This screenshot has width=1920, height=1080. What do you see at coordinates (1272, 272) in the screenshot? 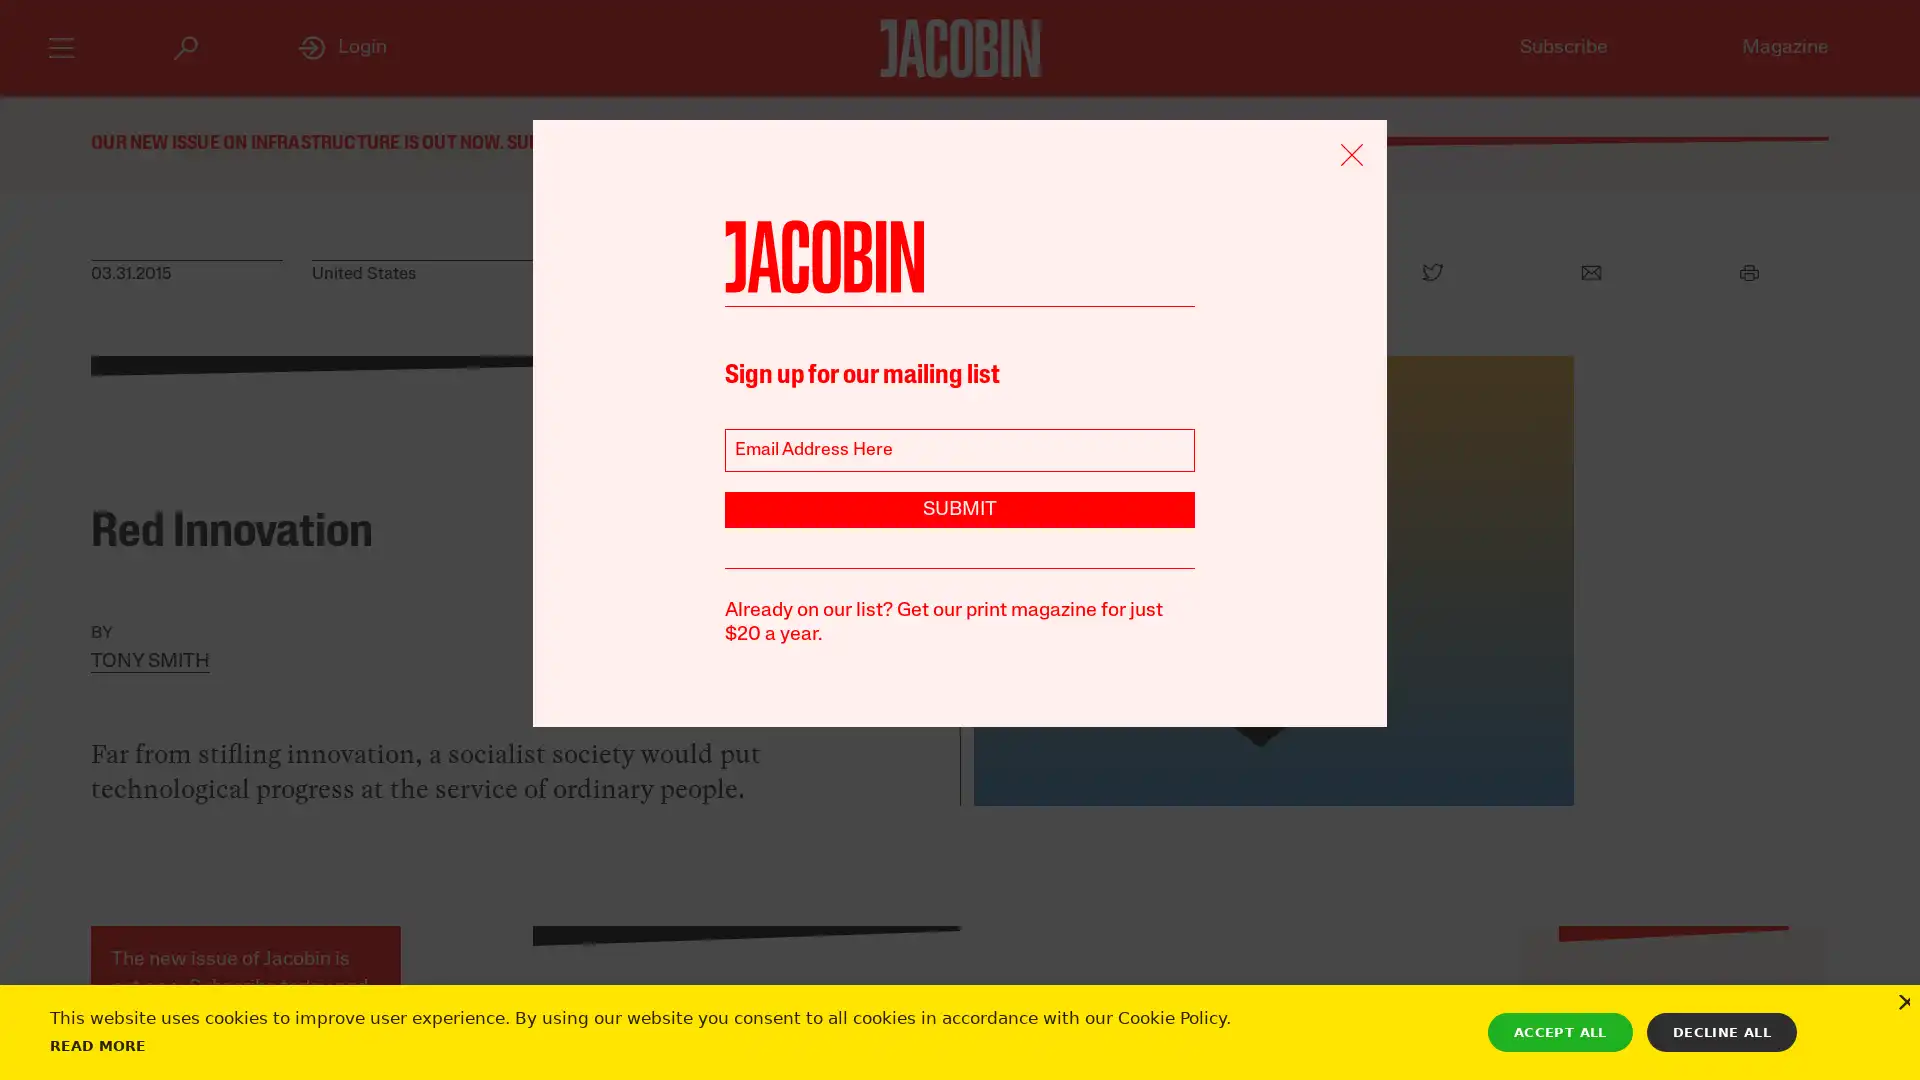
I see `Facebook Icon` at bounding box center [1272, 272].